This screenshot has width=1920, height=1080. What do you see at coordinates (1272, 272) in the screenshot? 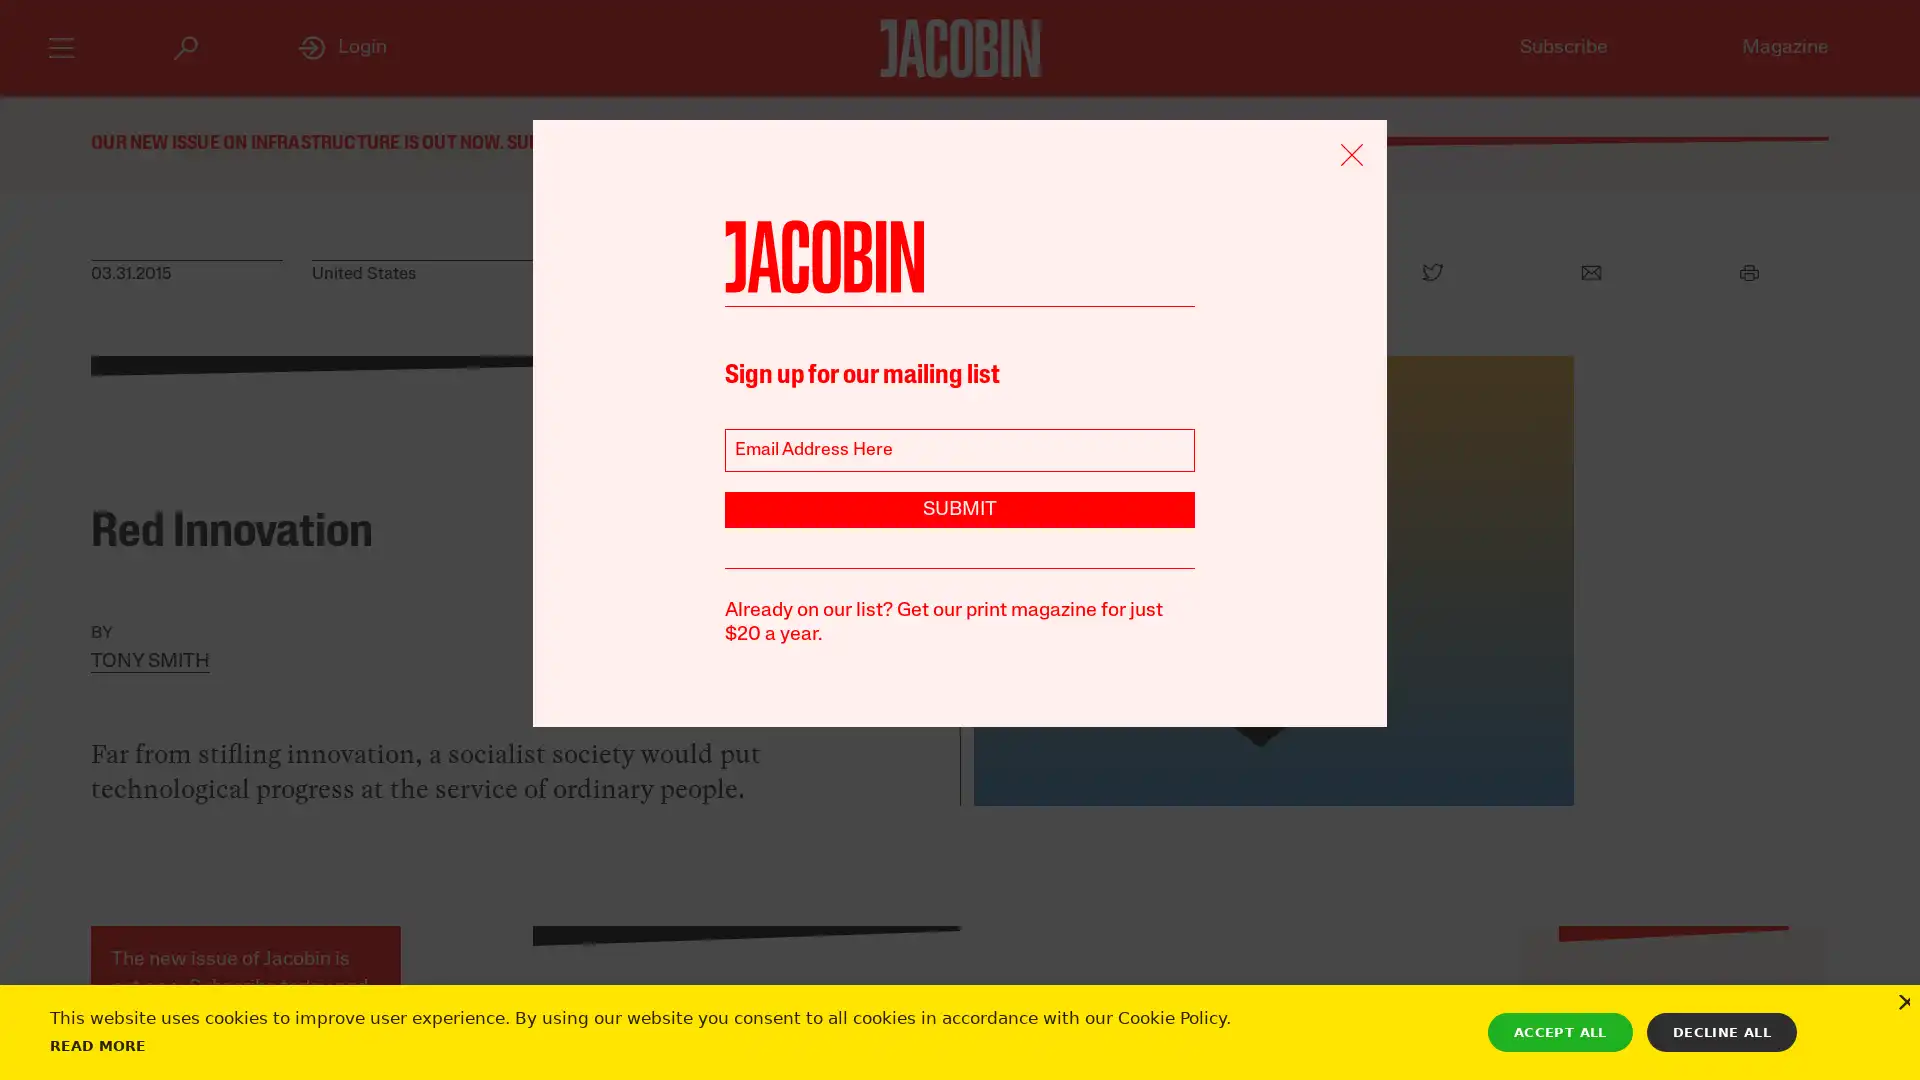
I see `Facebook Icon` at bounding box center [1272, 272].